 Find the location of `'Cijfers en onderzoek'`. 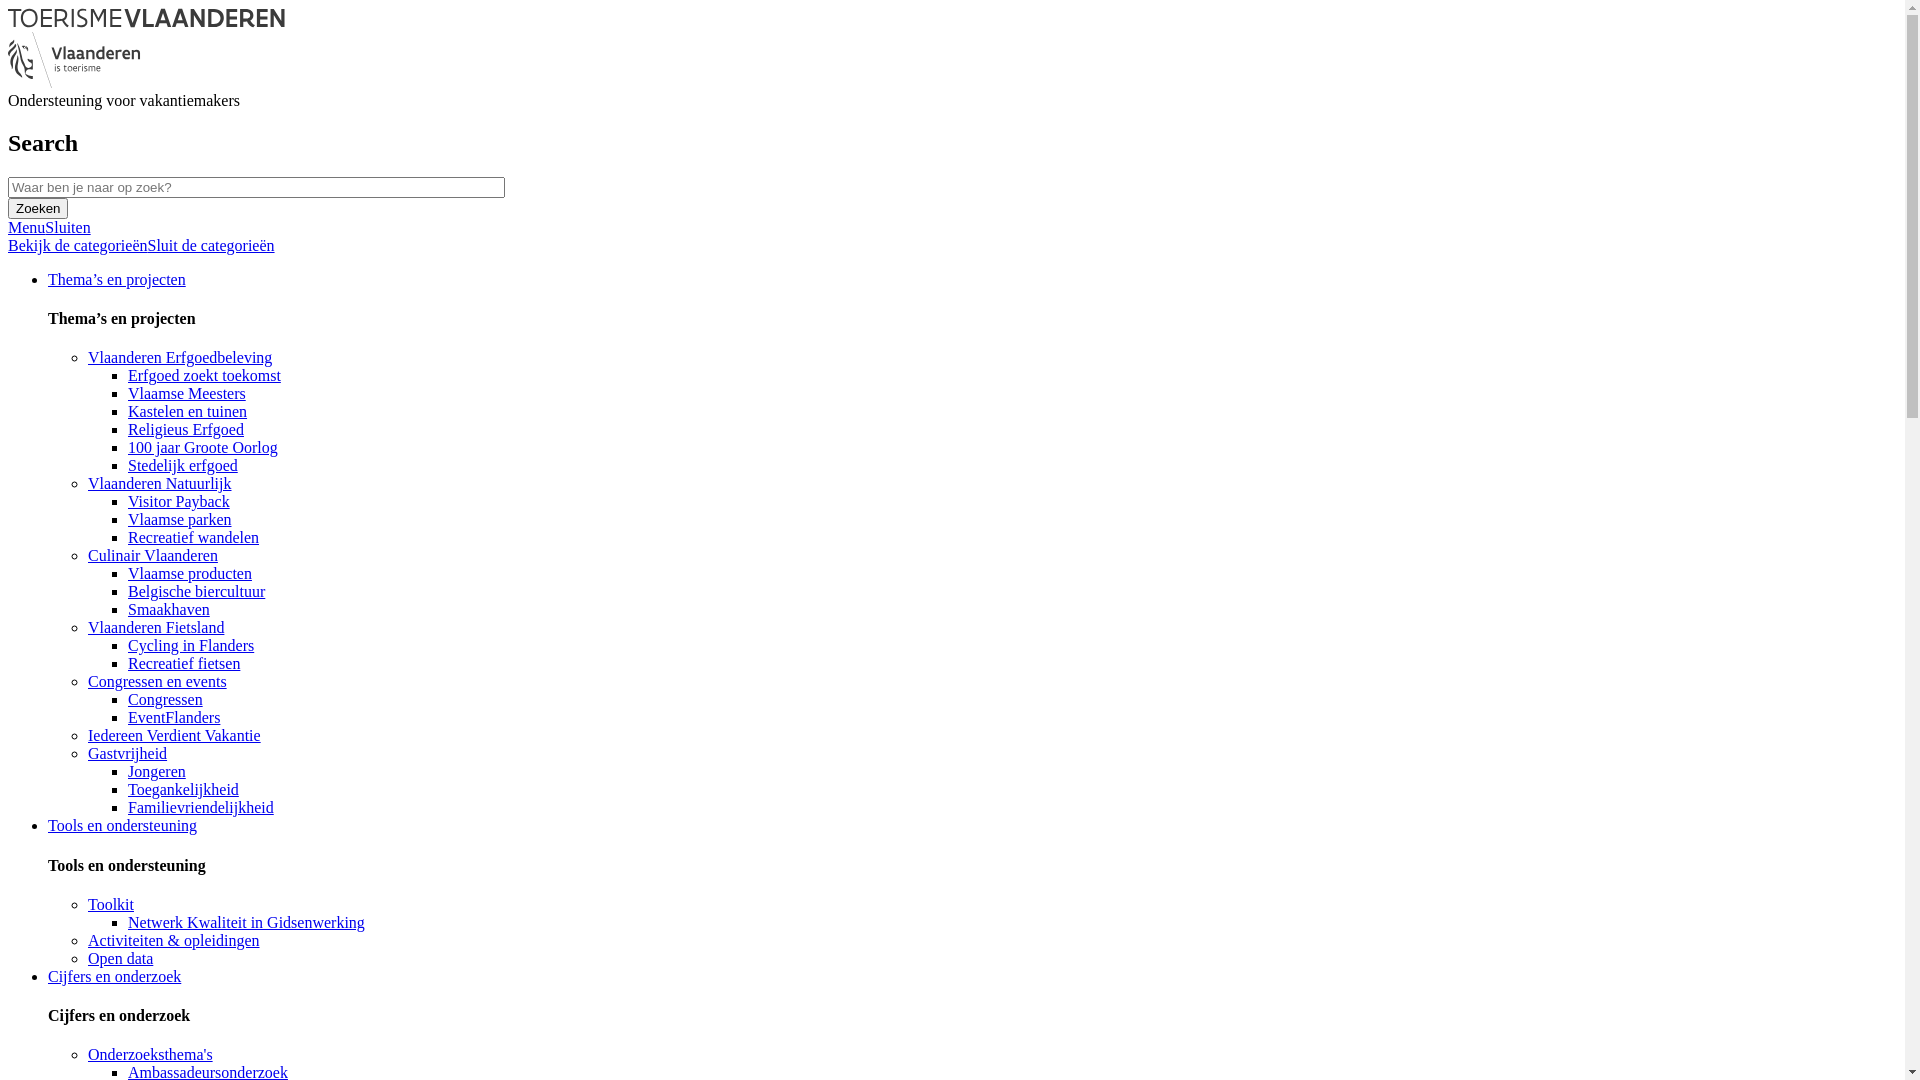

'Cijfers en onderzoek' is located at coordinates (48, 975).